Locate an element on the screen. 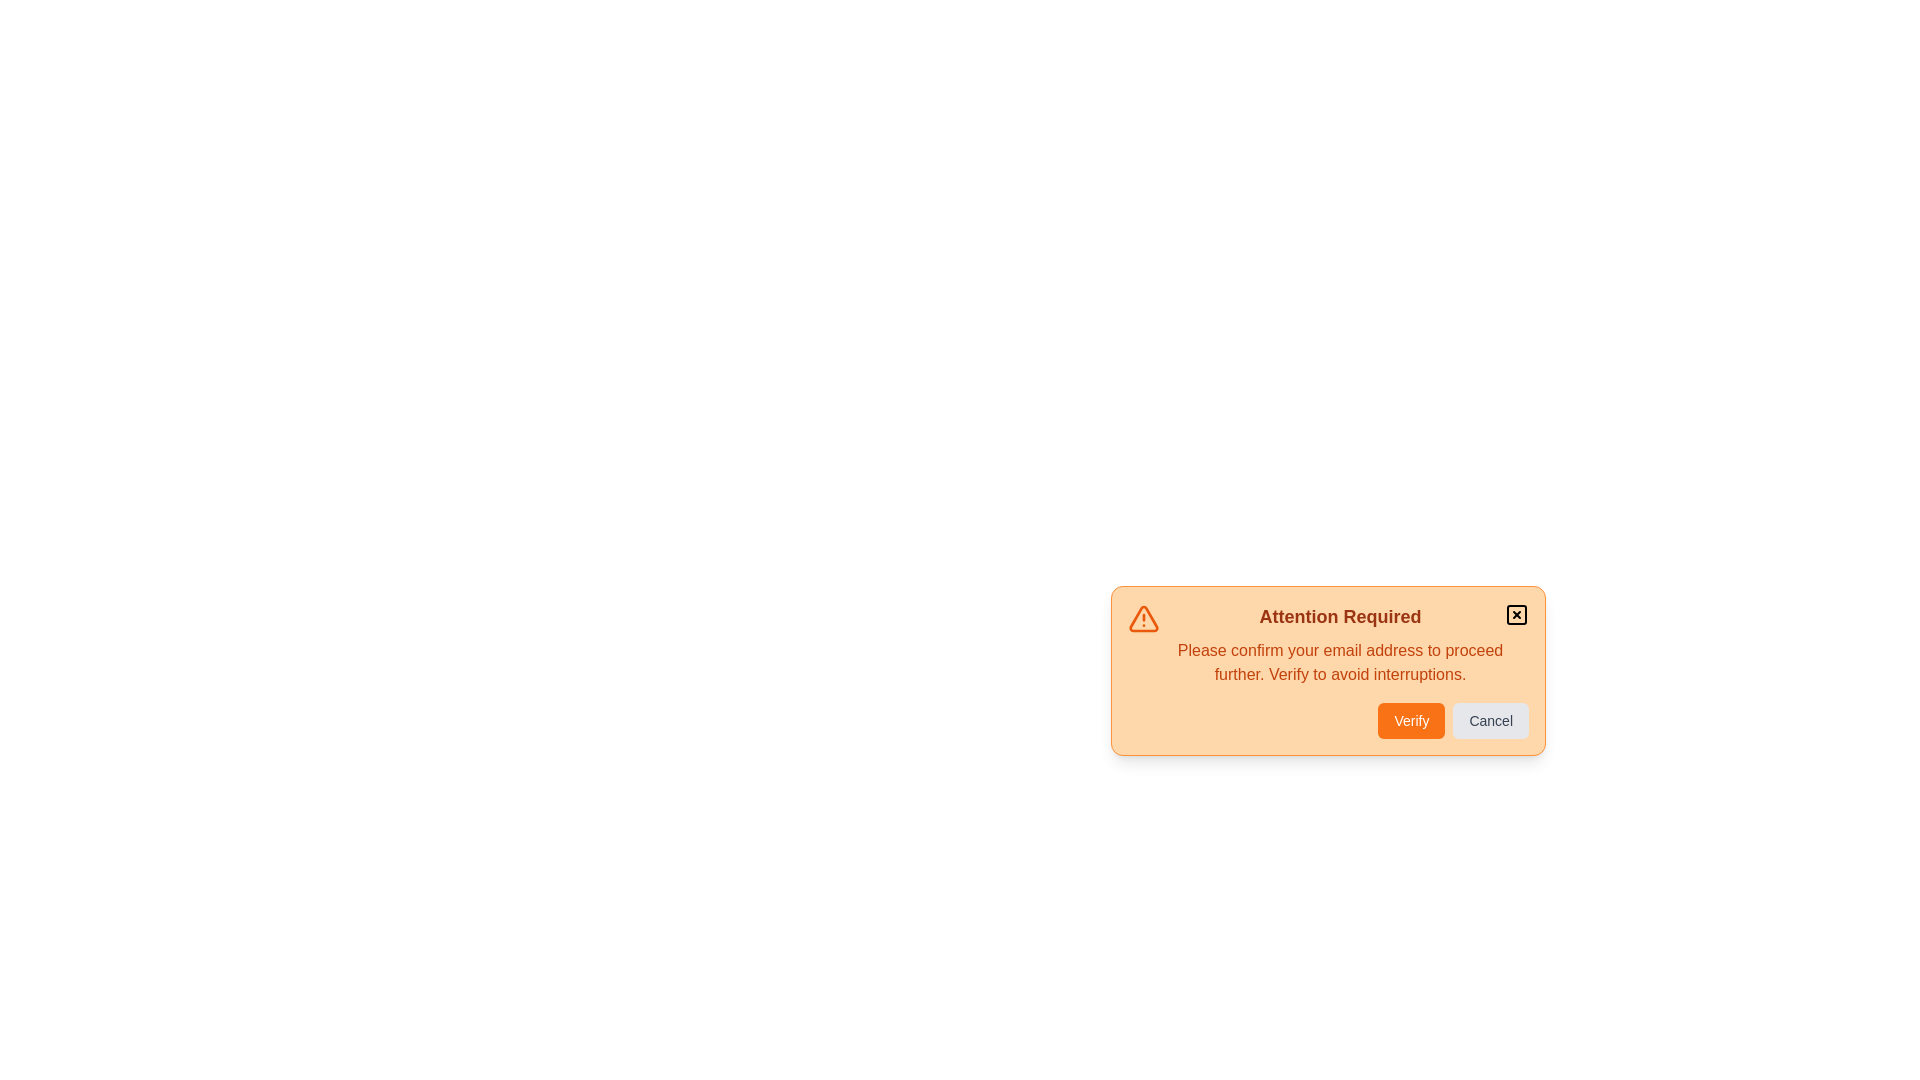 This screenshot has height=1080, width=1920. the 'Verify' button to confirm the email is located at coordinates (1410, 721).